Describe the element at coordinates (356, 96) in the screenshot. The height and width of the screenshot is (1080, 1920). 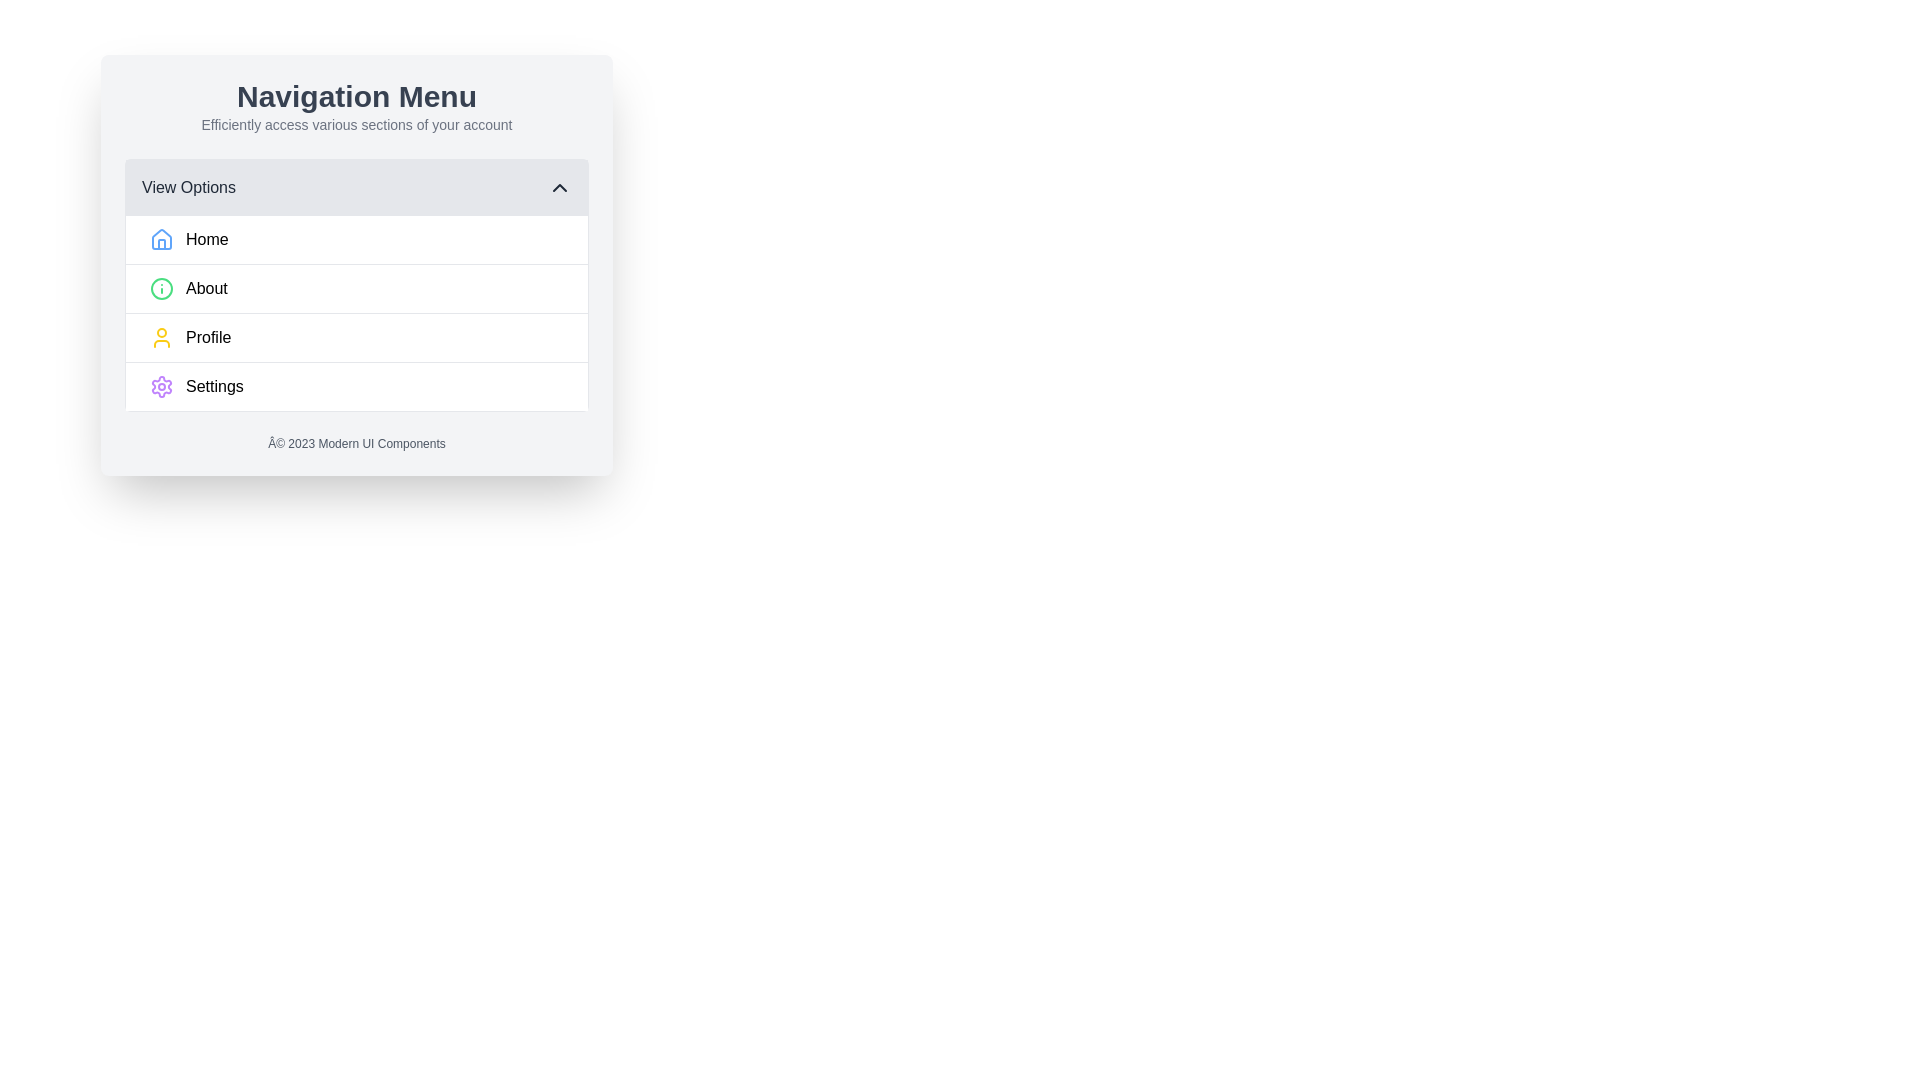
I see `the Text header located at the top center of the UI card, which serves as the main heading for the navigation menu` at that location.